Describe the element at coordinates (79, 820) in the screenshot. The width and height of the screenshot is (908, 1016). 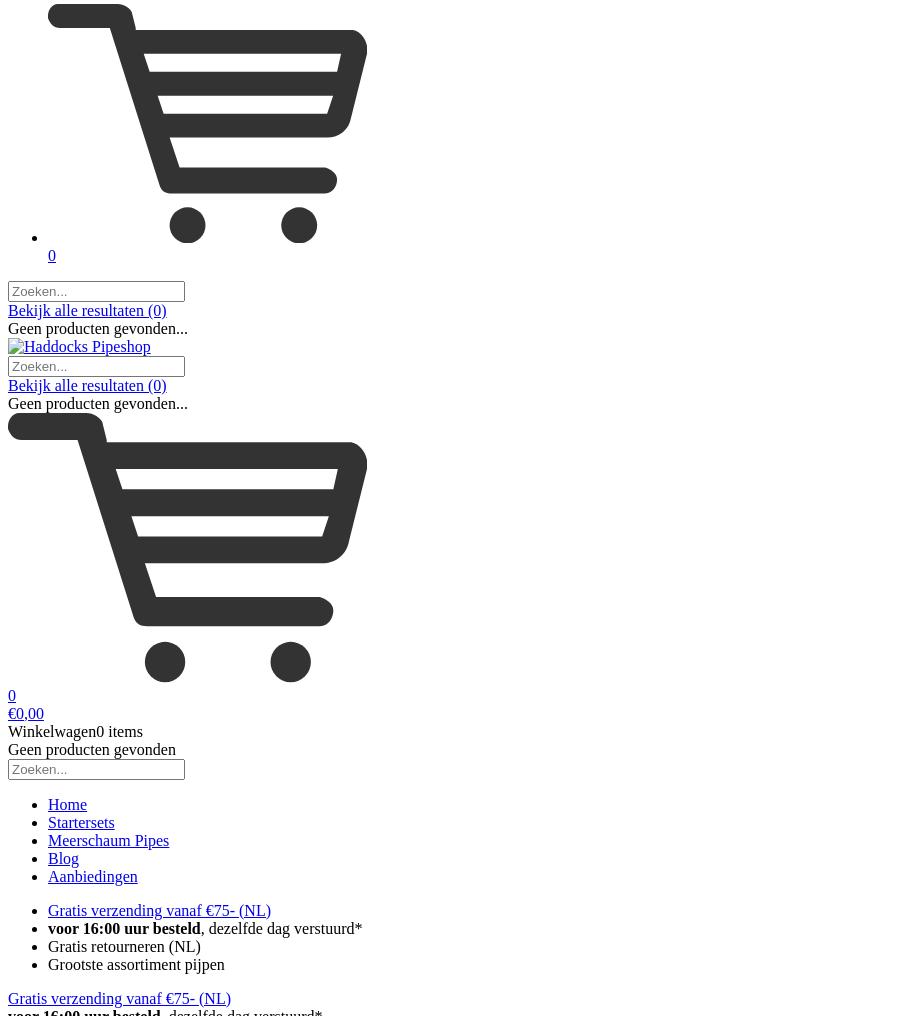
I see `'Startersets'` at that location.